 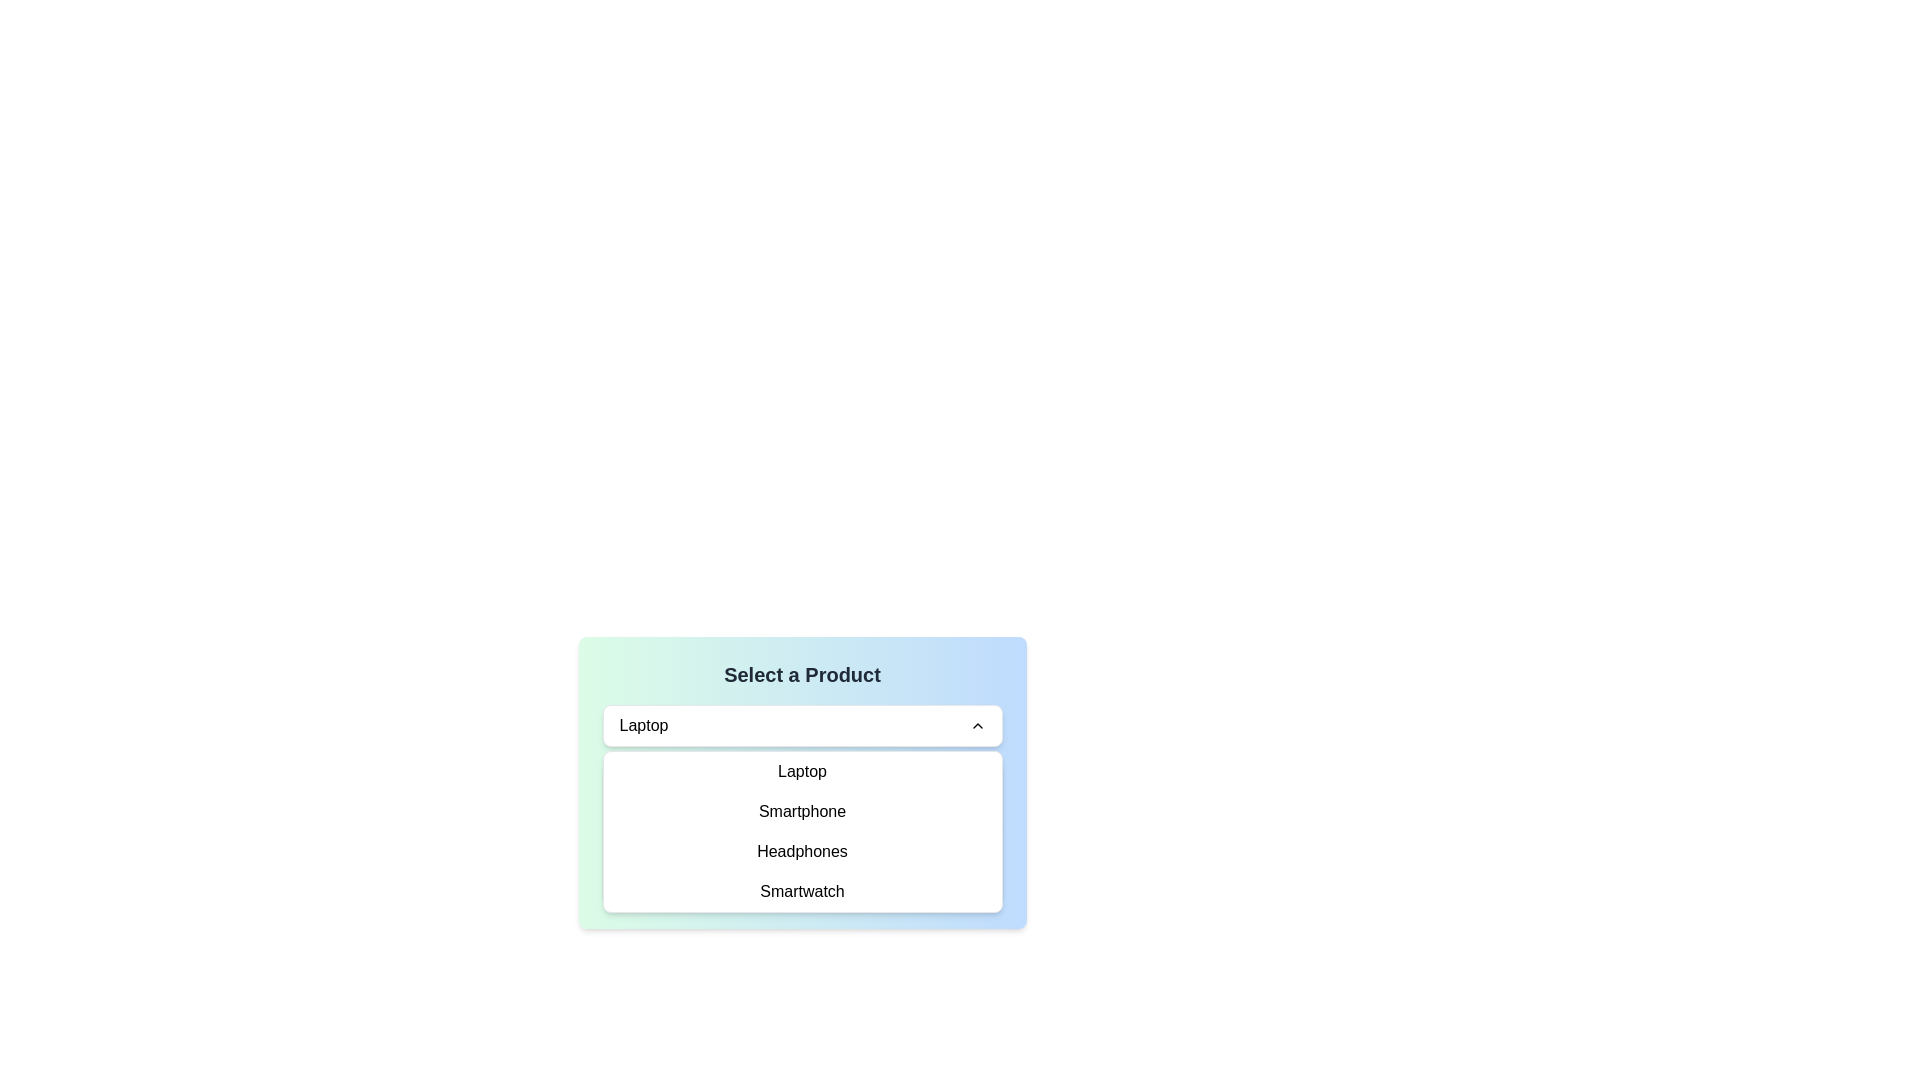 I want to click on the 'Headphones' dropdown menu option using the keyboard to focus on it, which is the third item in the dropdown list under 'Select a Product', so click(x=802, y=852).